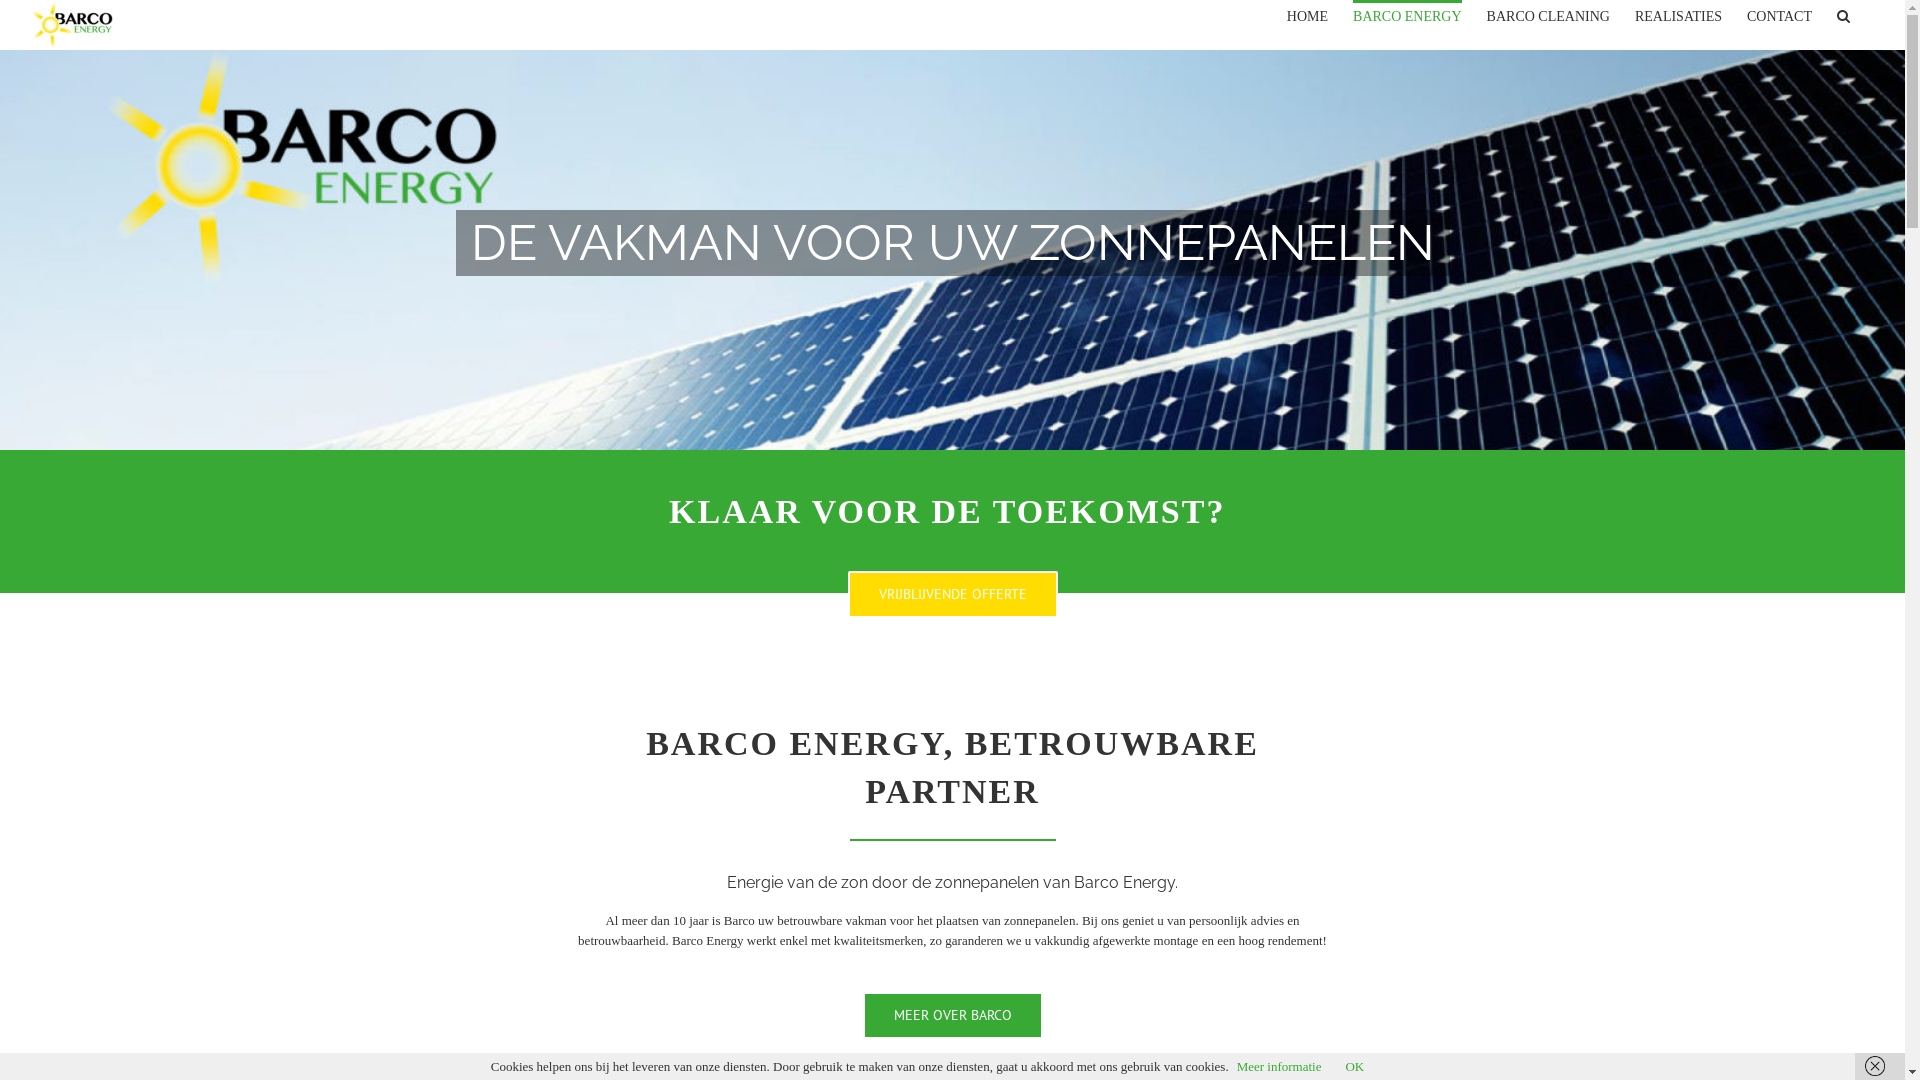  I want to click on 'VRIJBLIJVENDE OFFERTE', so click(952, 593).